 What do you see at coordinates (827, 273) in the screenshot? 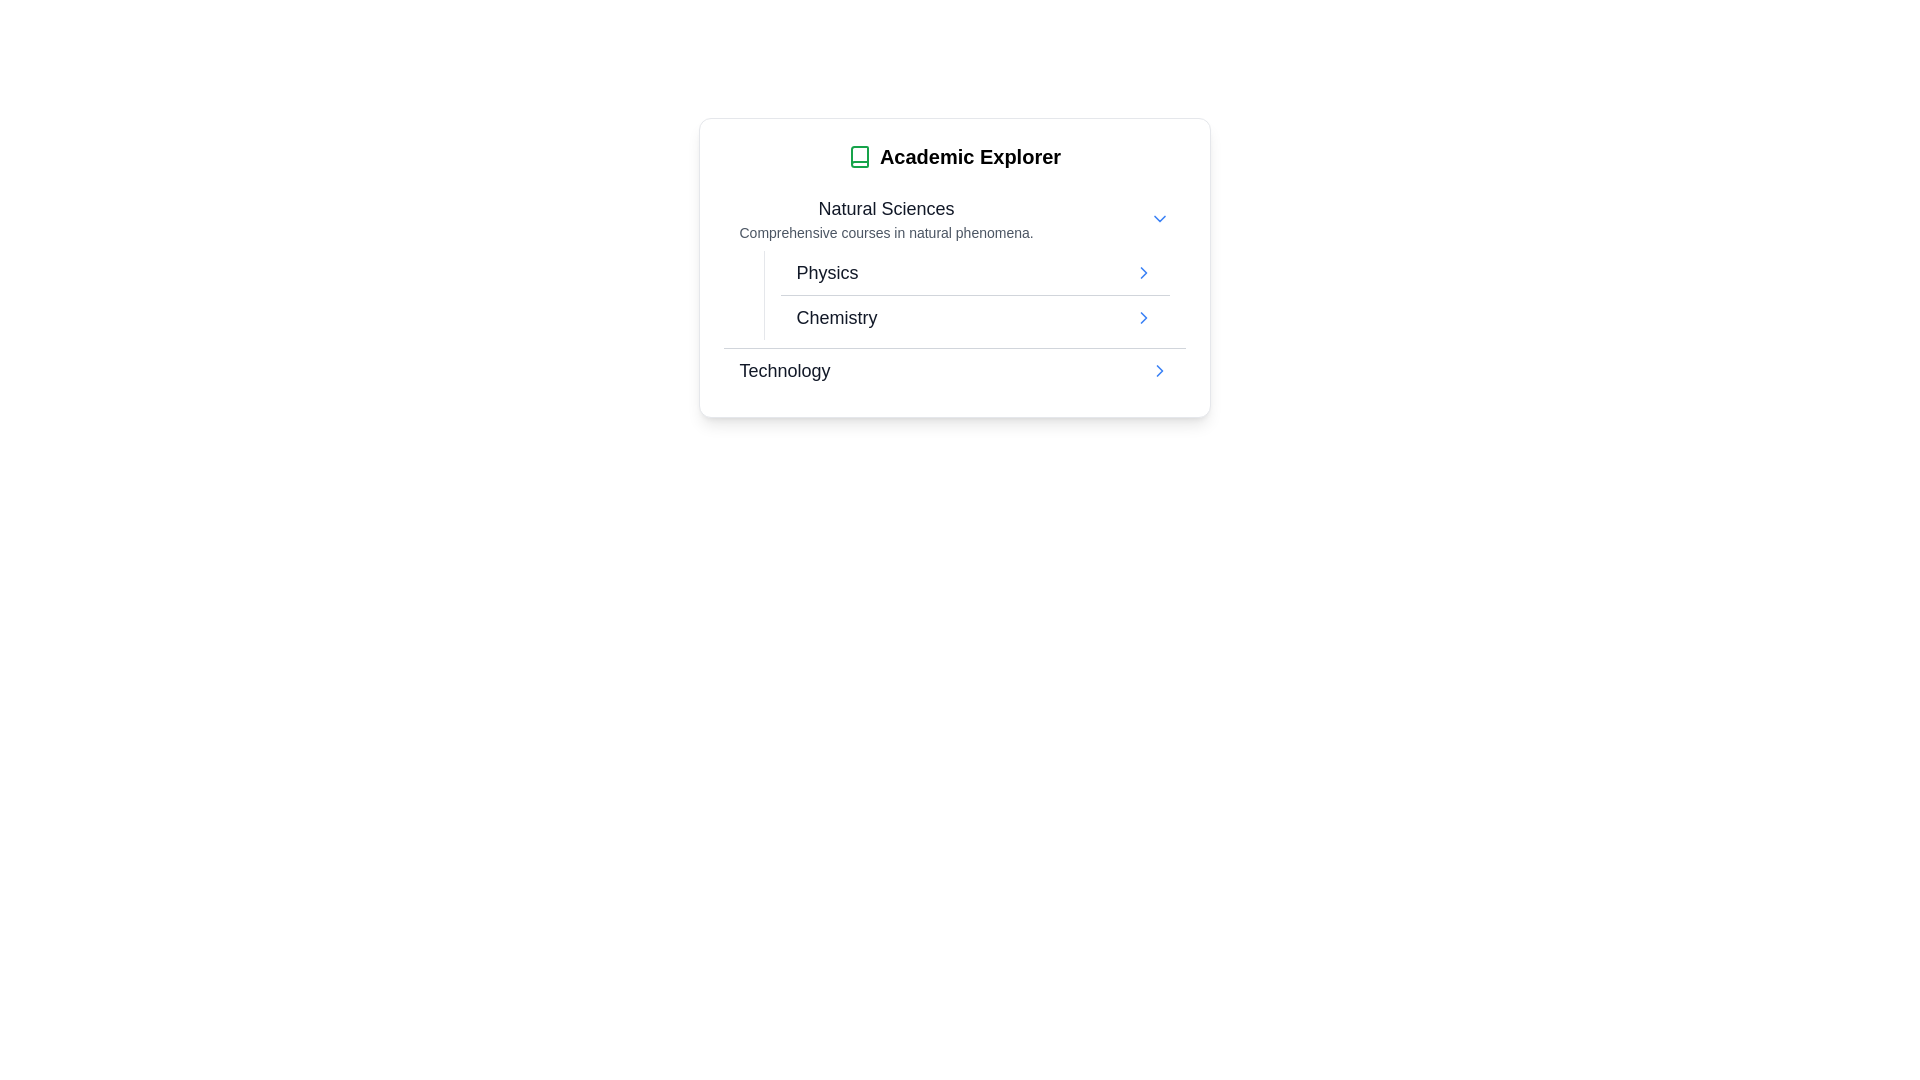
I see `the 'Physics' label, which is the topmost entry in the selectable list under the 'Natural Sciences' category` at bounding box center [827, 273].